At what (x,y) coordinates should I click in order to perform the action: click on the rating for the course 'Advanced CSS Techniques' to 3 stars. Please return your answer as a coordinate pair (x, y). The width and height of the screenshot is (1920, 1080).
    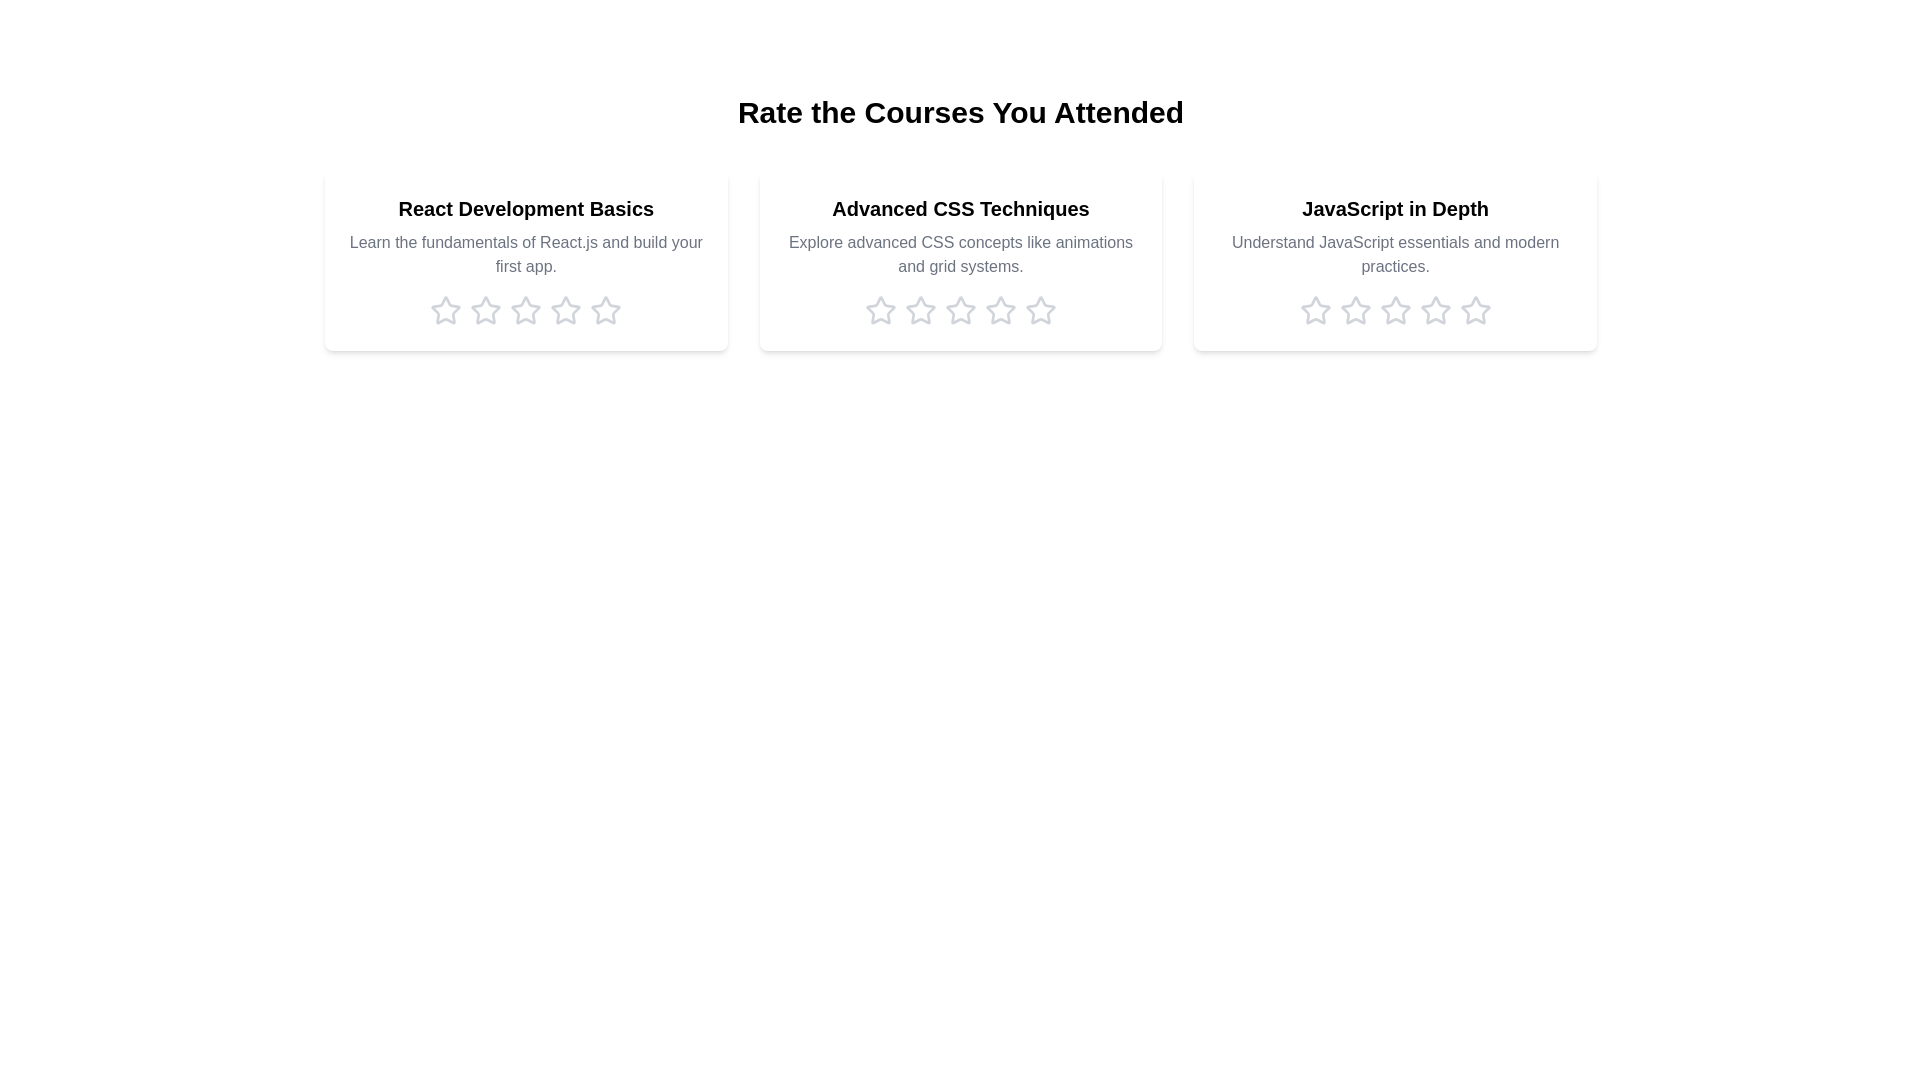
    Looking at the image, I should click on (960, 311).